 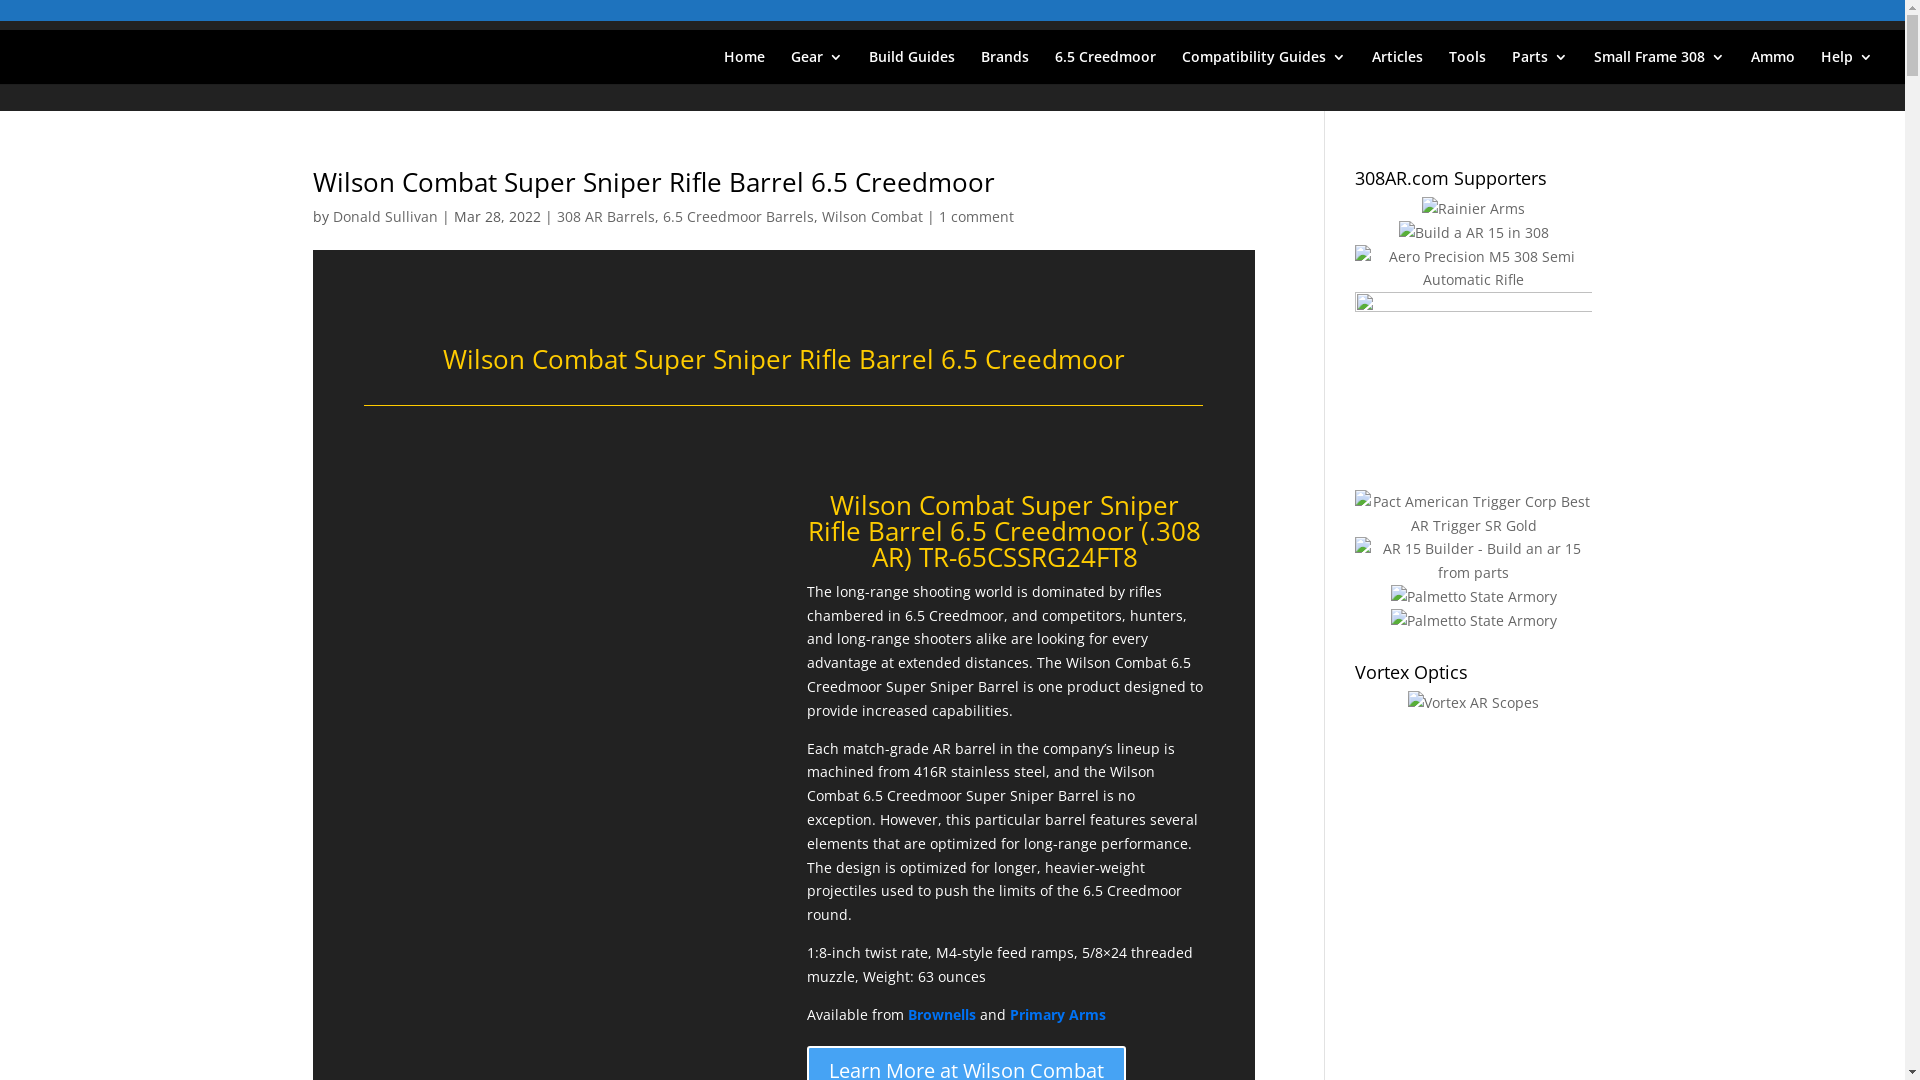 What do you see at coordinates (1009, 1014) in the screenshot?
I see `'Primary Arms'` at bounding box center [1009, 1014].